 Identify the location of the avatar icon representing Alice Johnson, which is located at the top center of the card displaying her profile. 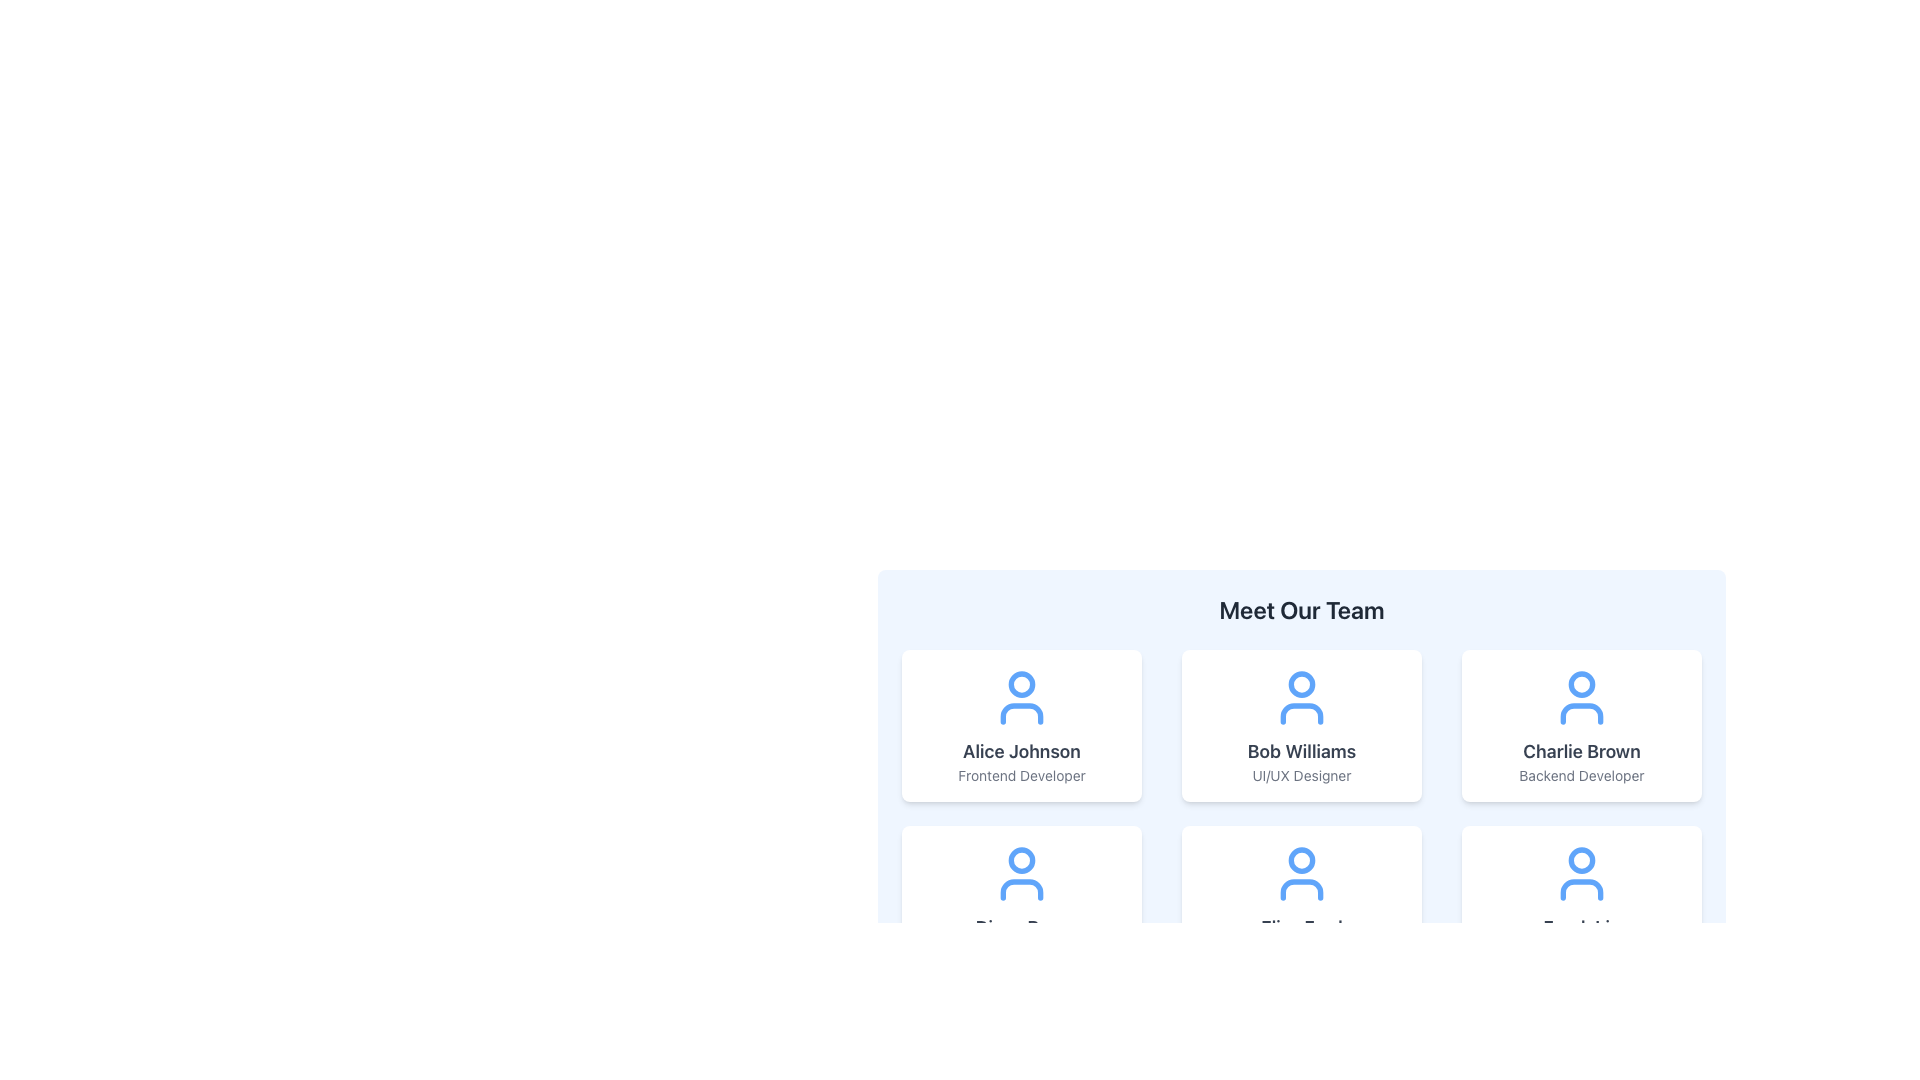
(1022, 697).